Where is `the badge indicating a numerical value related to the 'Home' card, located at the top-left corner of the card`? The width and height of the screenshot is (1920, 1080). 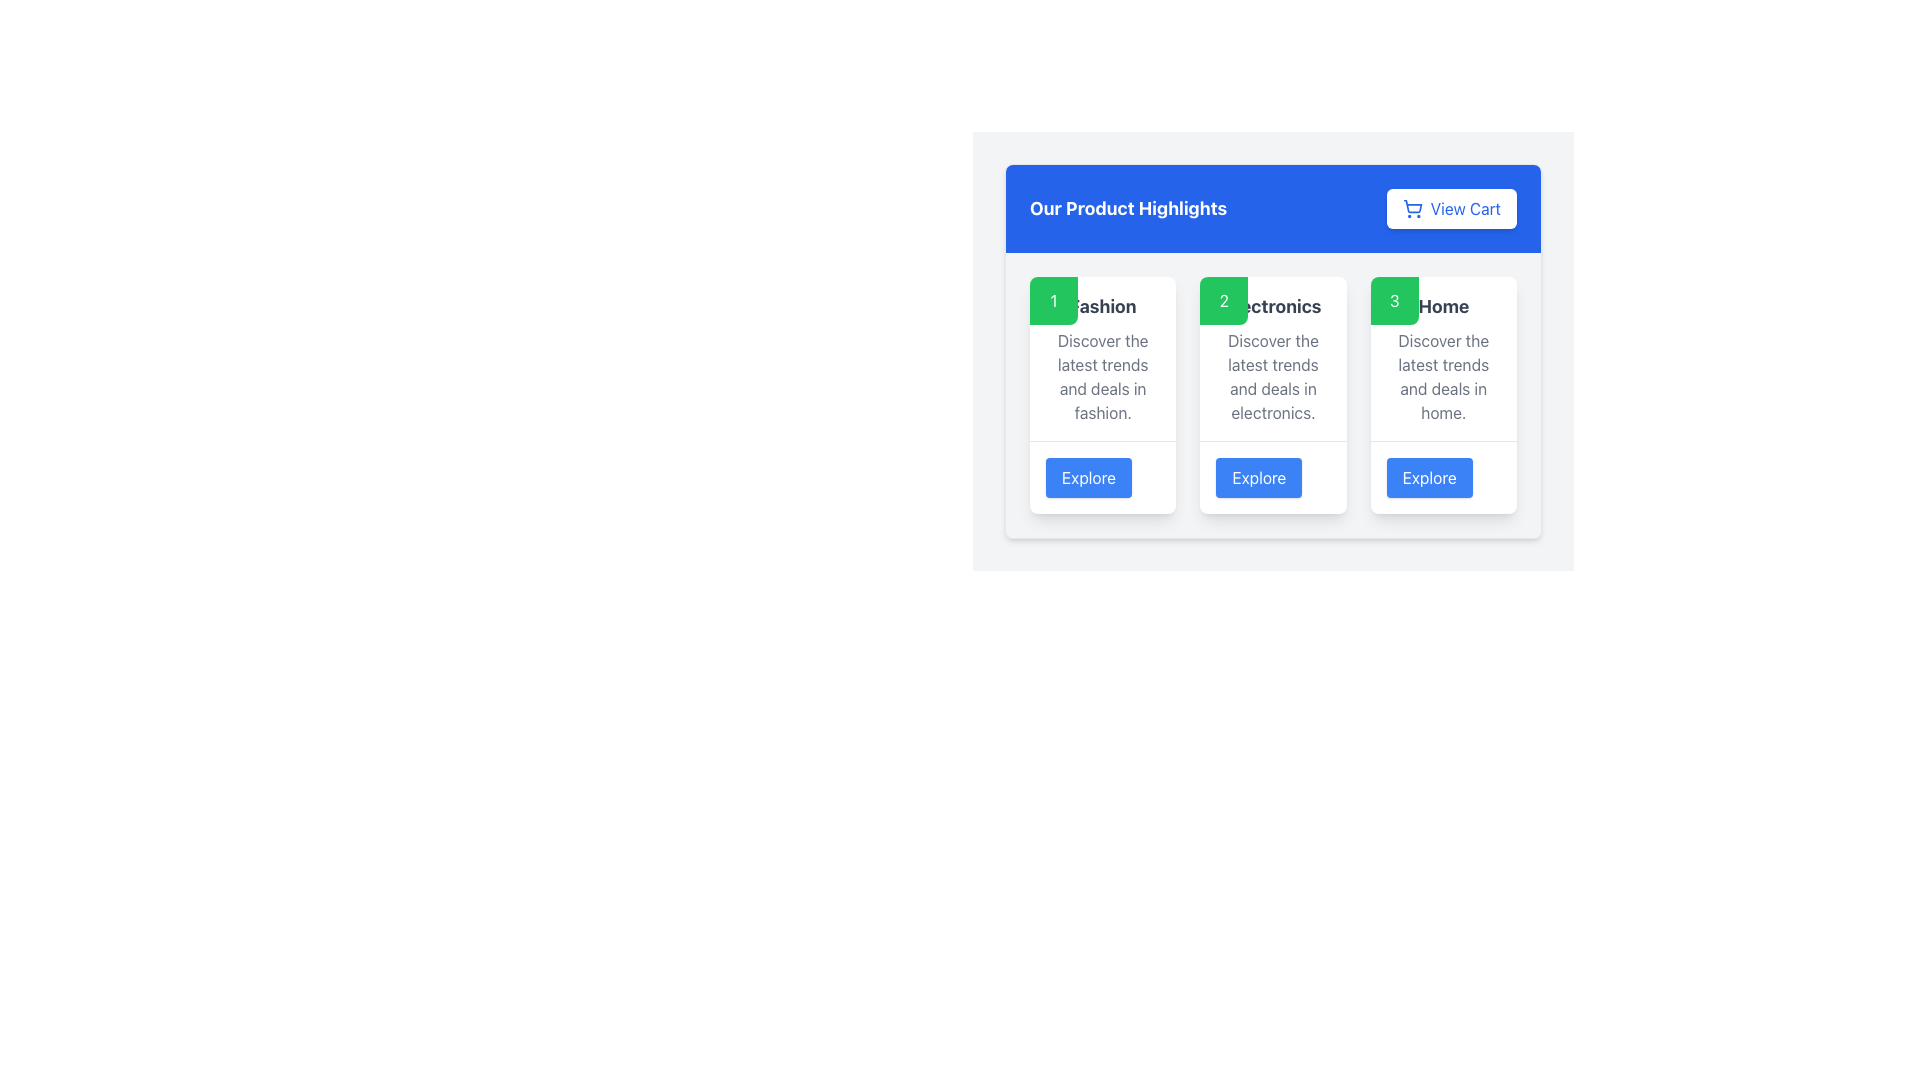
the badge indicating a numerical value related to the 'Home' card, located at the top-left corner of the card is located at coordinates (1393, 300).